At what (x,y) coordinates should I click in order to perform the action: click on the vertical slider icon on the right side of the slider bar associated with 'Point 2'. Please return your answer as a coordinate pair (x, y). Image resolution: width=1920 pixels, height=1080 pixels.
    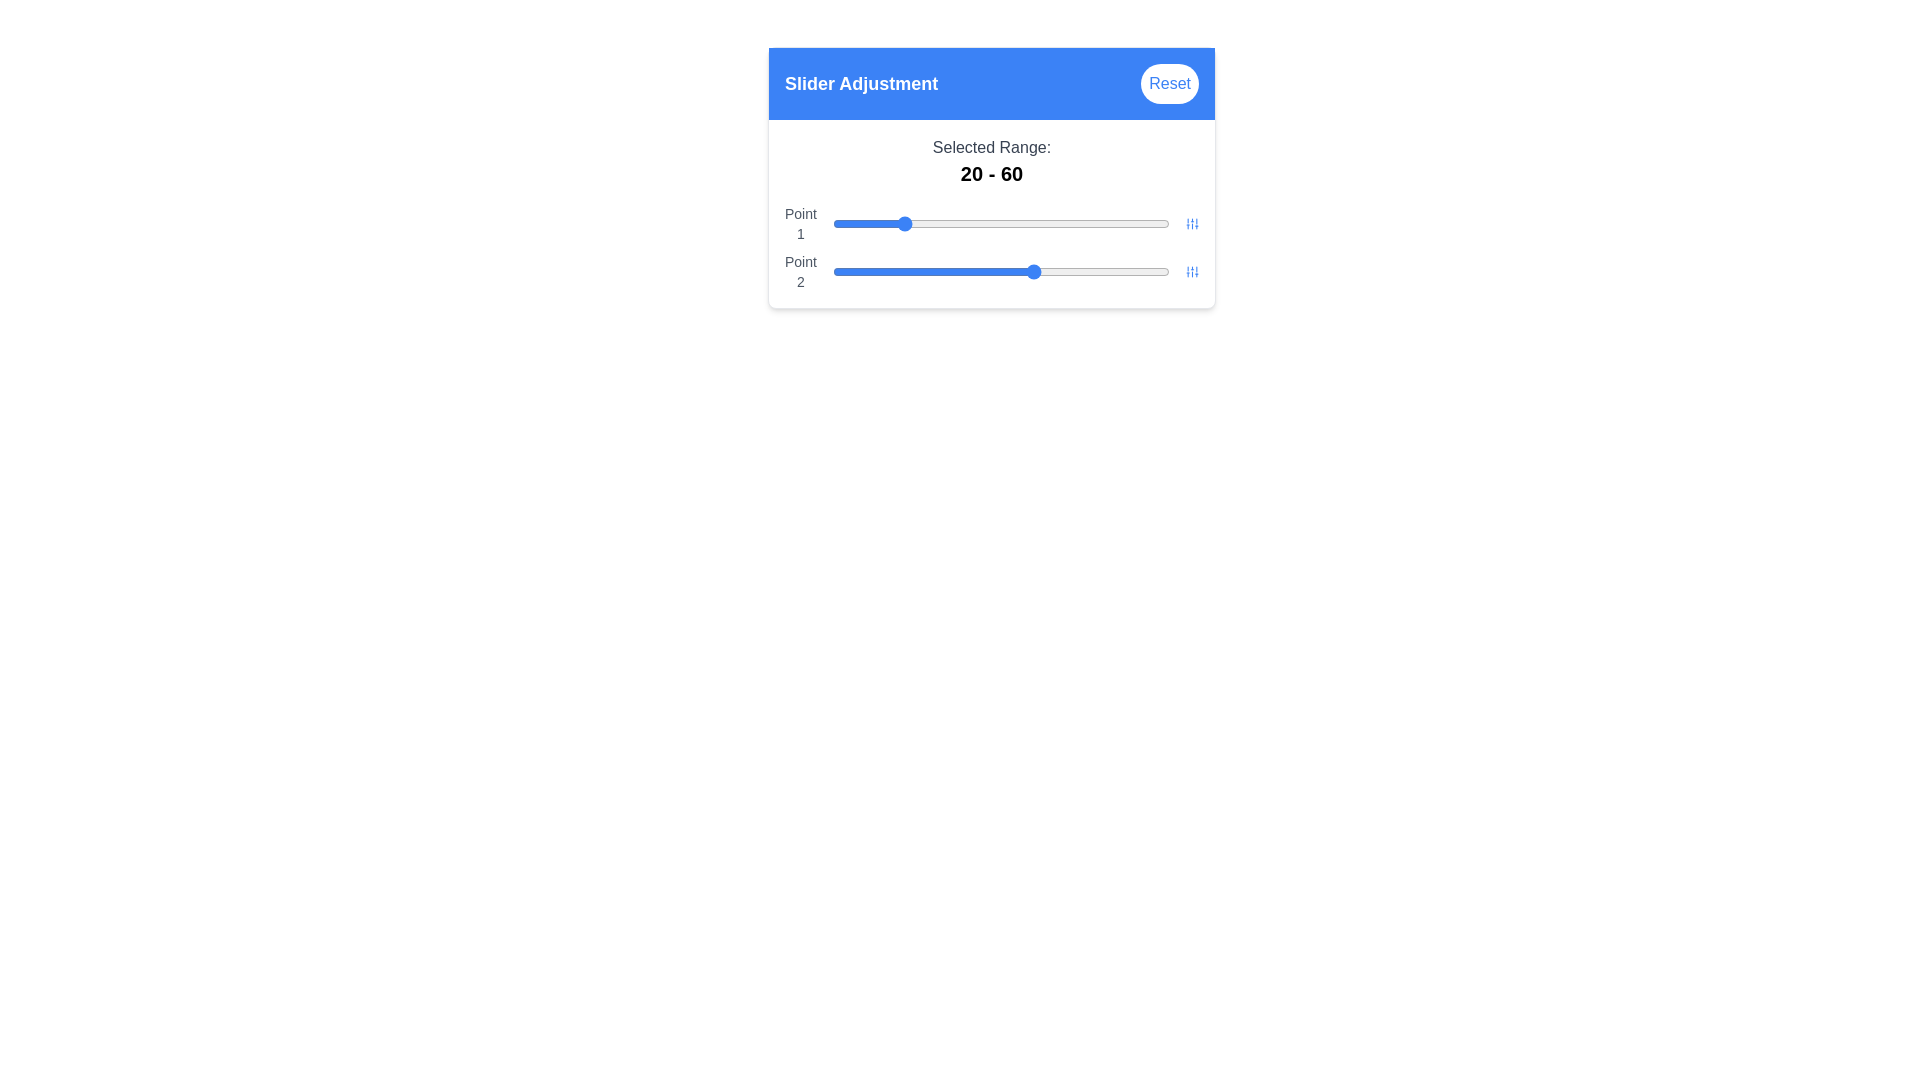
    Looking at the image, I should click on (1192, 223).